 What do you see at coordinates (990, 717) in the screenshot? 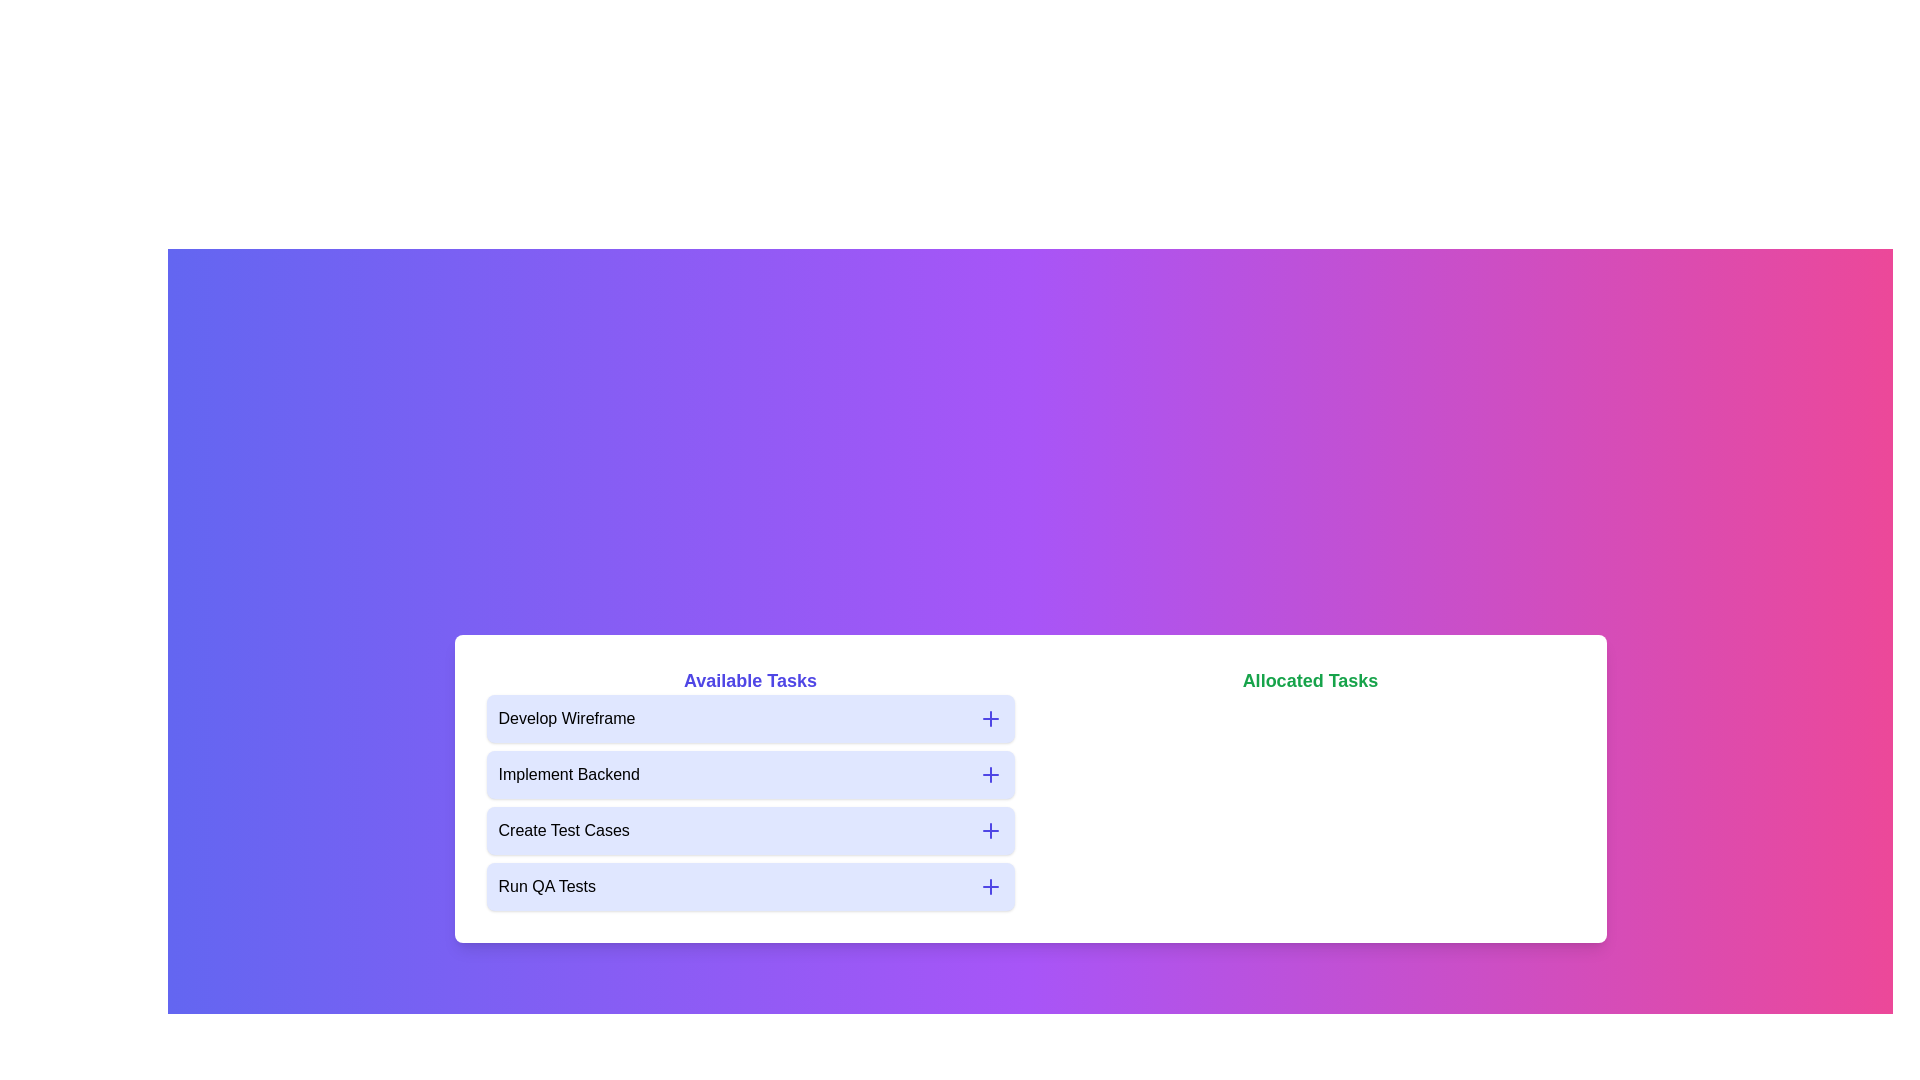
I see `'+' icon next to the task 'Develop Wireframe' in the 'Available Tasks' list to allocate it` at bounding box center [990, 717].